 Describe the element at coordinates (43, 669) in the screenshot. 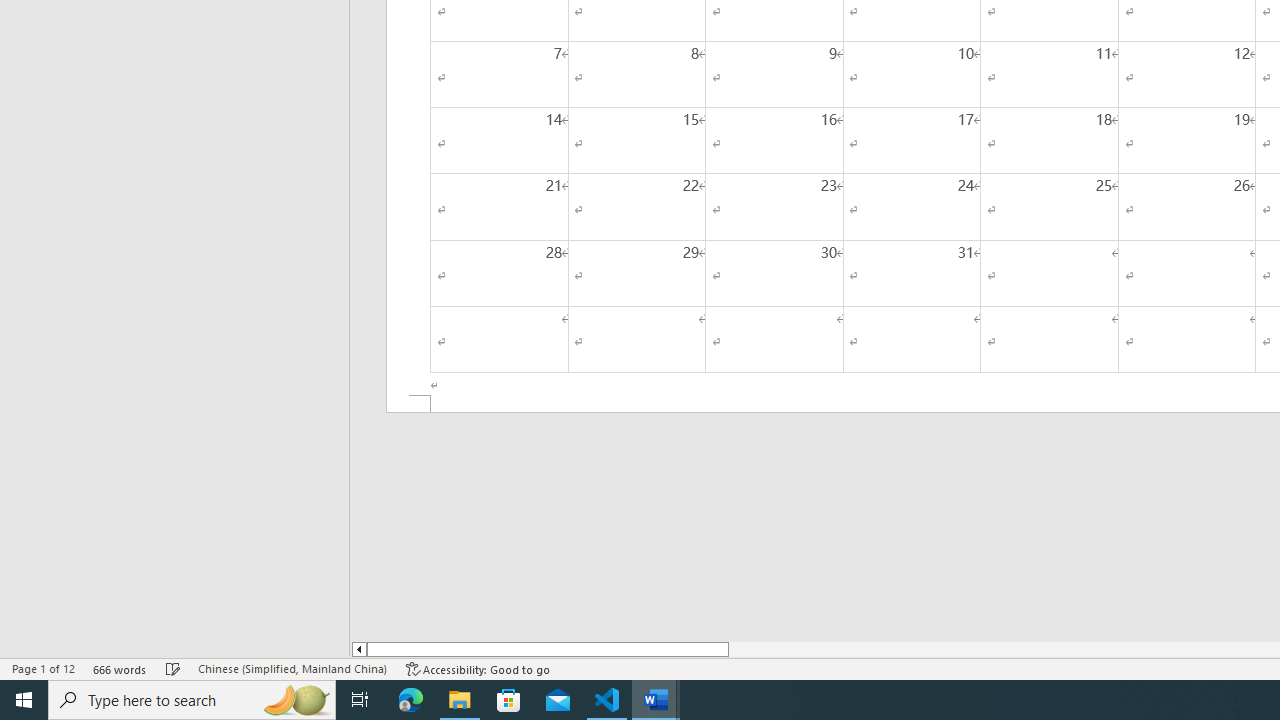

I see `'Page Number Page 1 of 12'` at that location.